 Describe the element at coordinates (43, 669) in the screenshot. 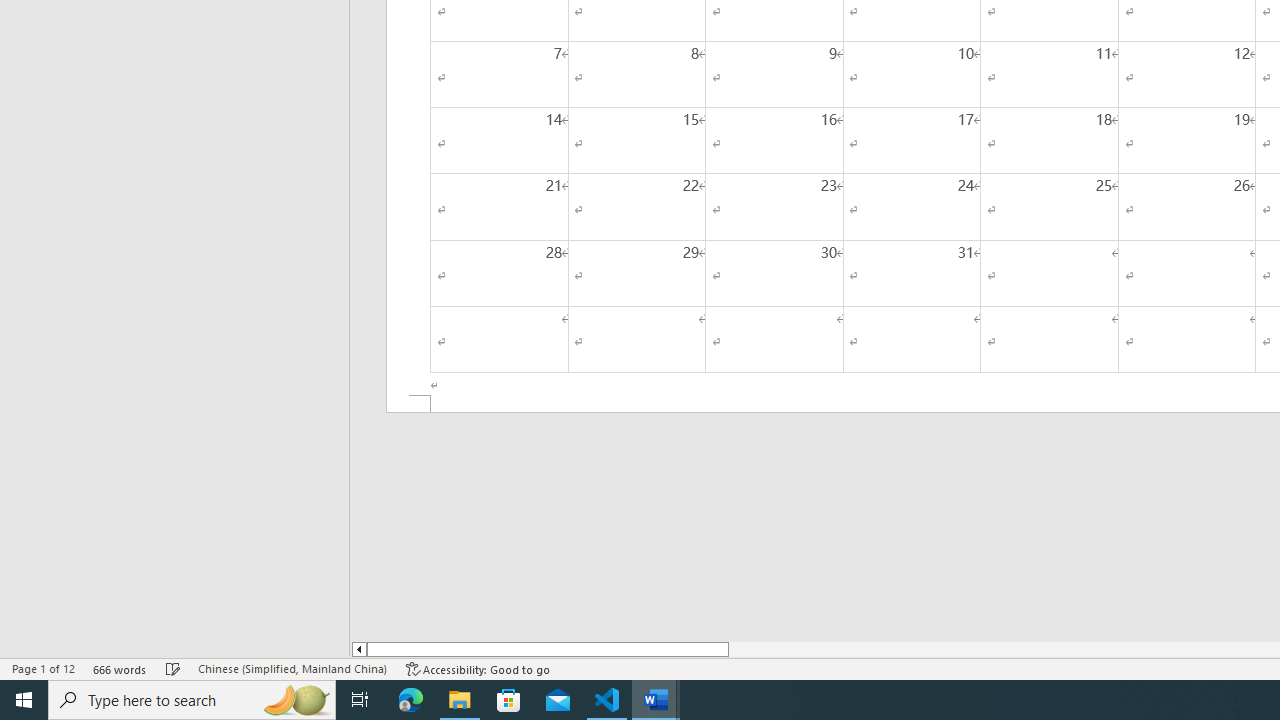

I see `'Page Number Page 1 of 12'` at that location.